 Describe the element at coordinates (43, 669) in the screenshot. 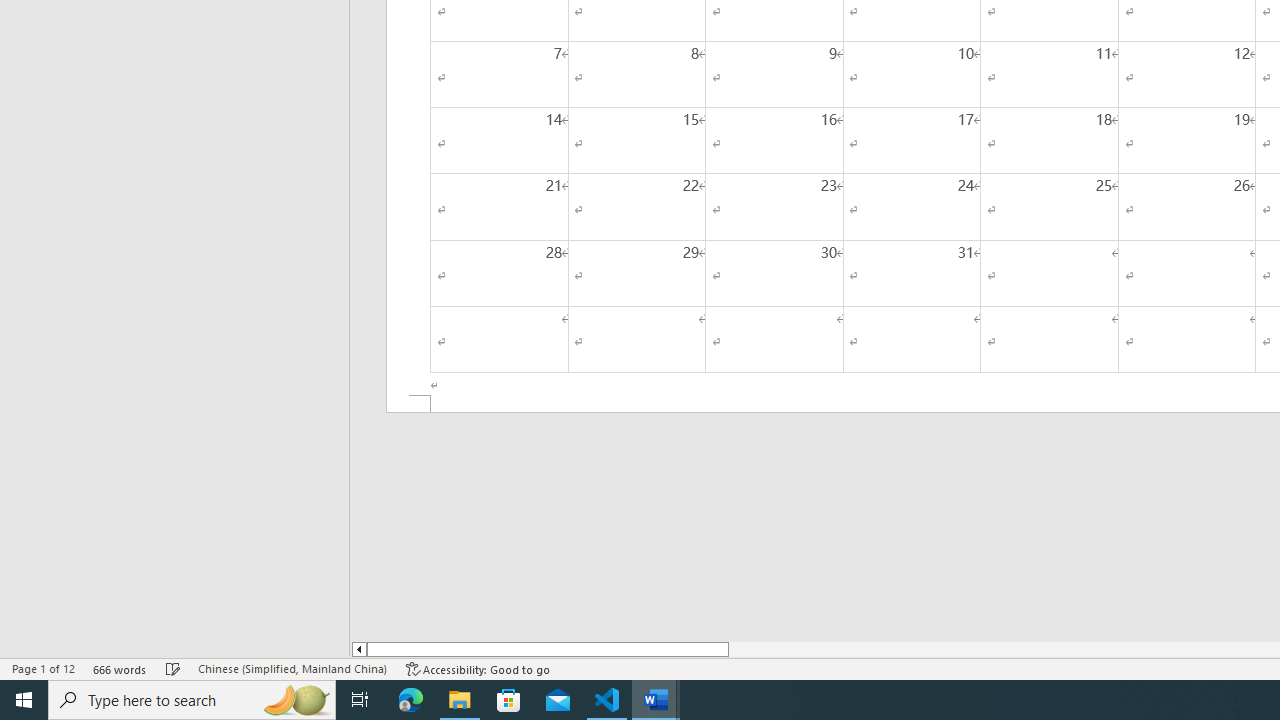

I see `'Page Number Page 1 of 12'` at that location.